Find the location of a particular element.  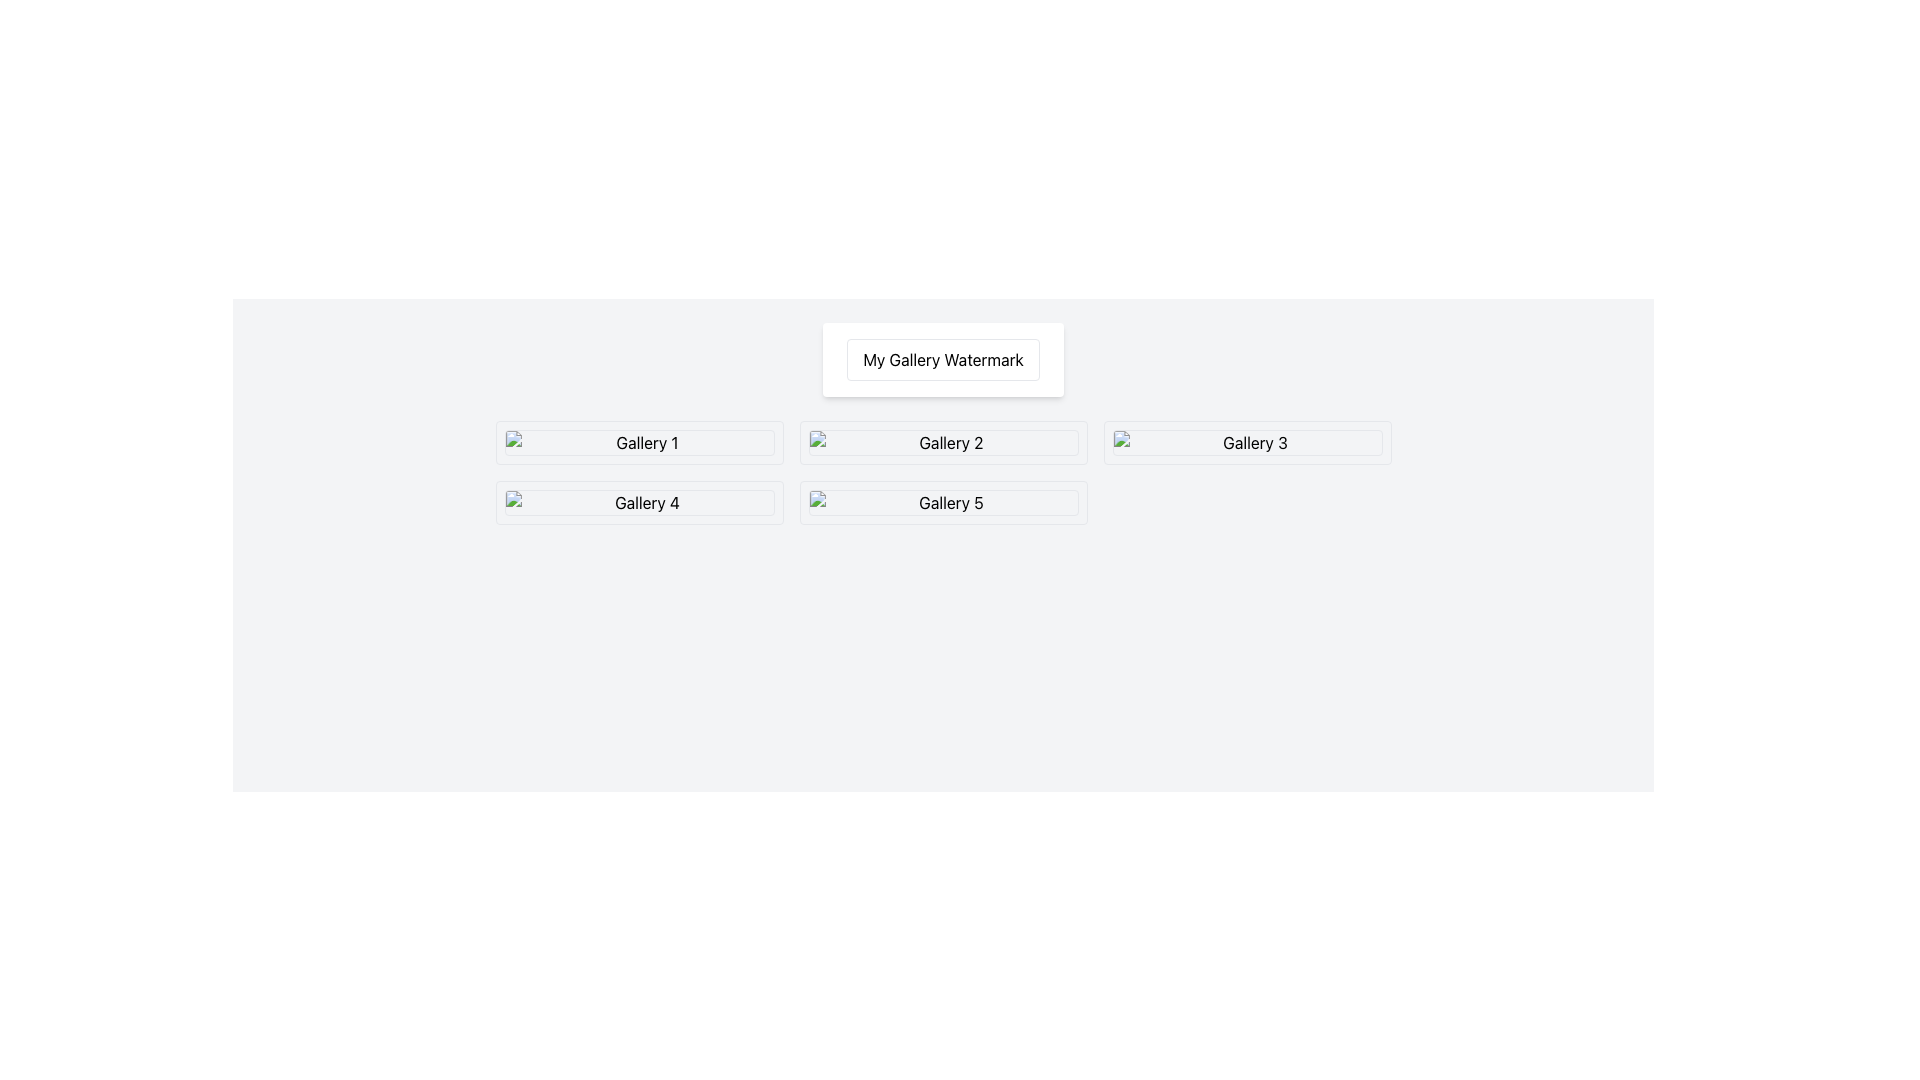

the image element representing the fifth gallery item, which is the leftmost element in its card-like layout is located at coordinates (942, 501).